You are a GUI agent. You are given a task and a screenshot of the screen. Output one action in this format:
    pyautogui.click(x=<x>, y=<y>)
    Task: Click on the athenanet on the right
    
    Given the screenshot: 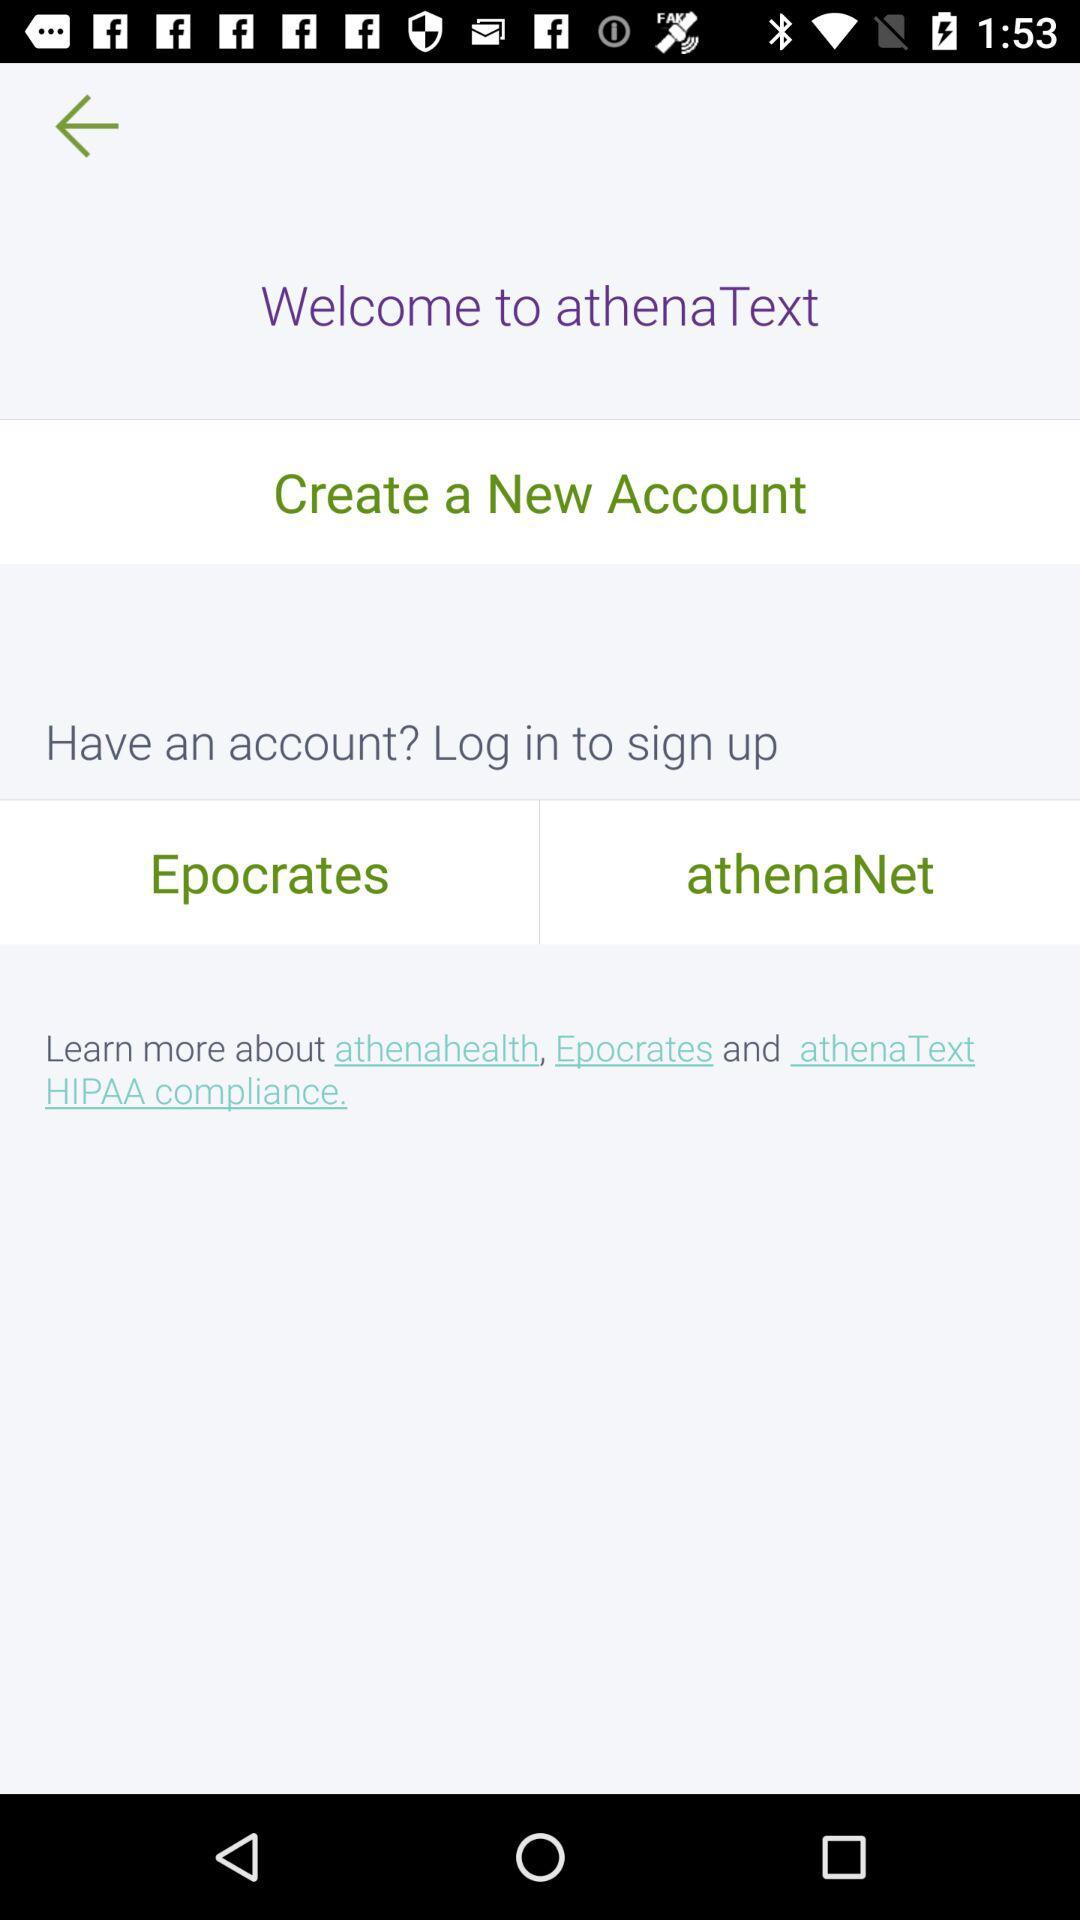 What is the action you would take?
    pyautogui.click(x=810, y=871)
    